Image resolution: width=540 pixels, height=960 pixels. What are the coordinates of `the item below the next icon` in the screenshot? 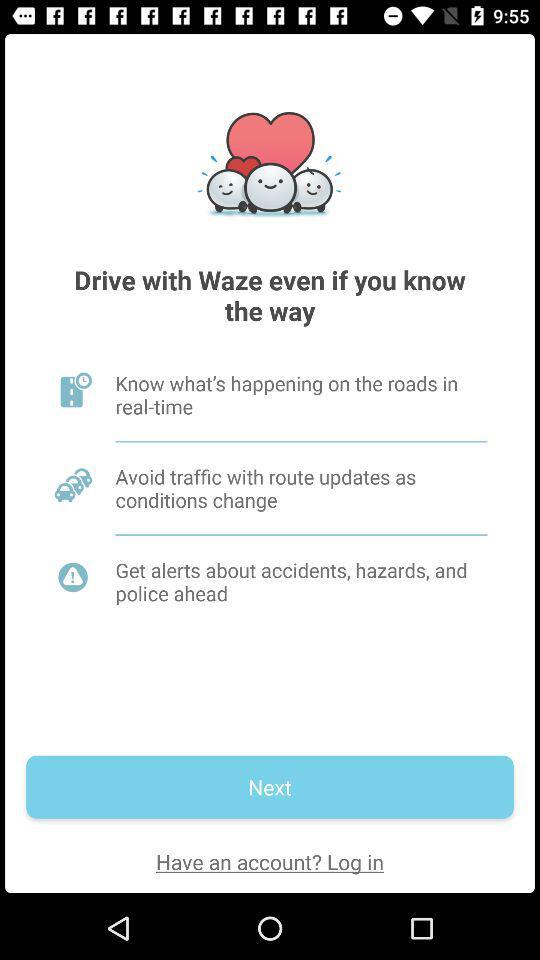 It's located at (270, 860).